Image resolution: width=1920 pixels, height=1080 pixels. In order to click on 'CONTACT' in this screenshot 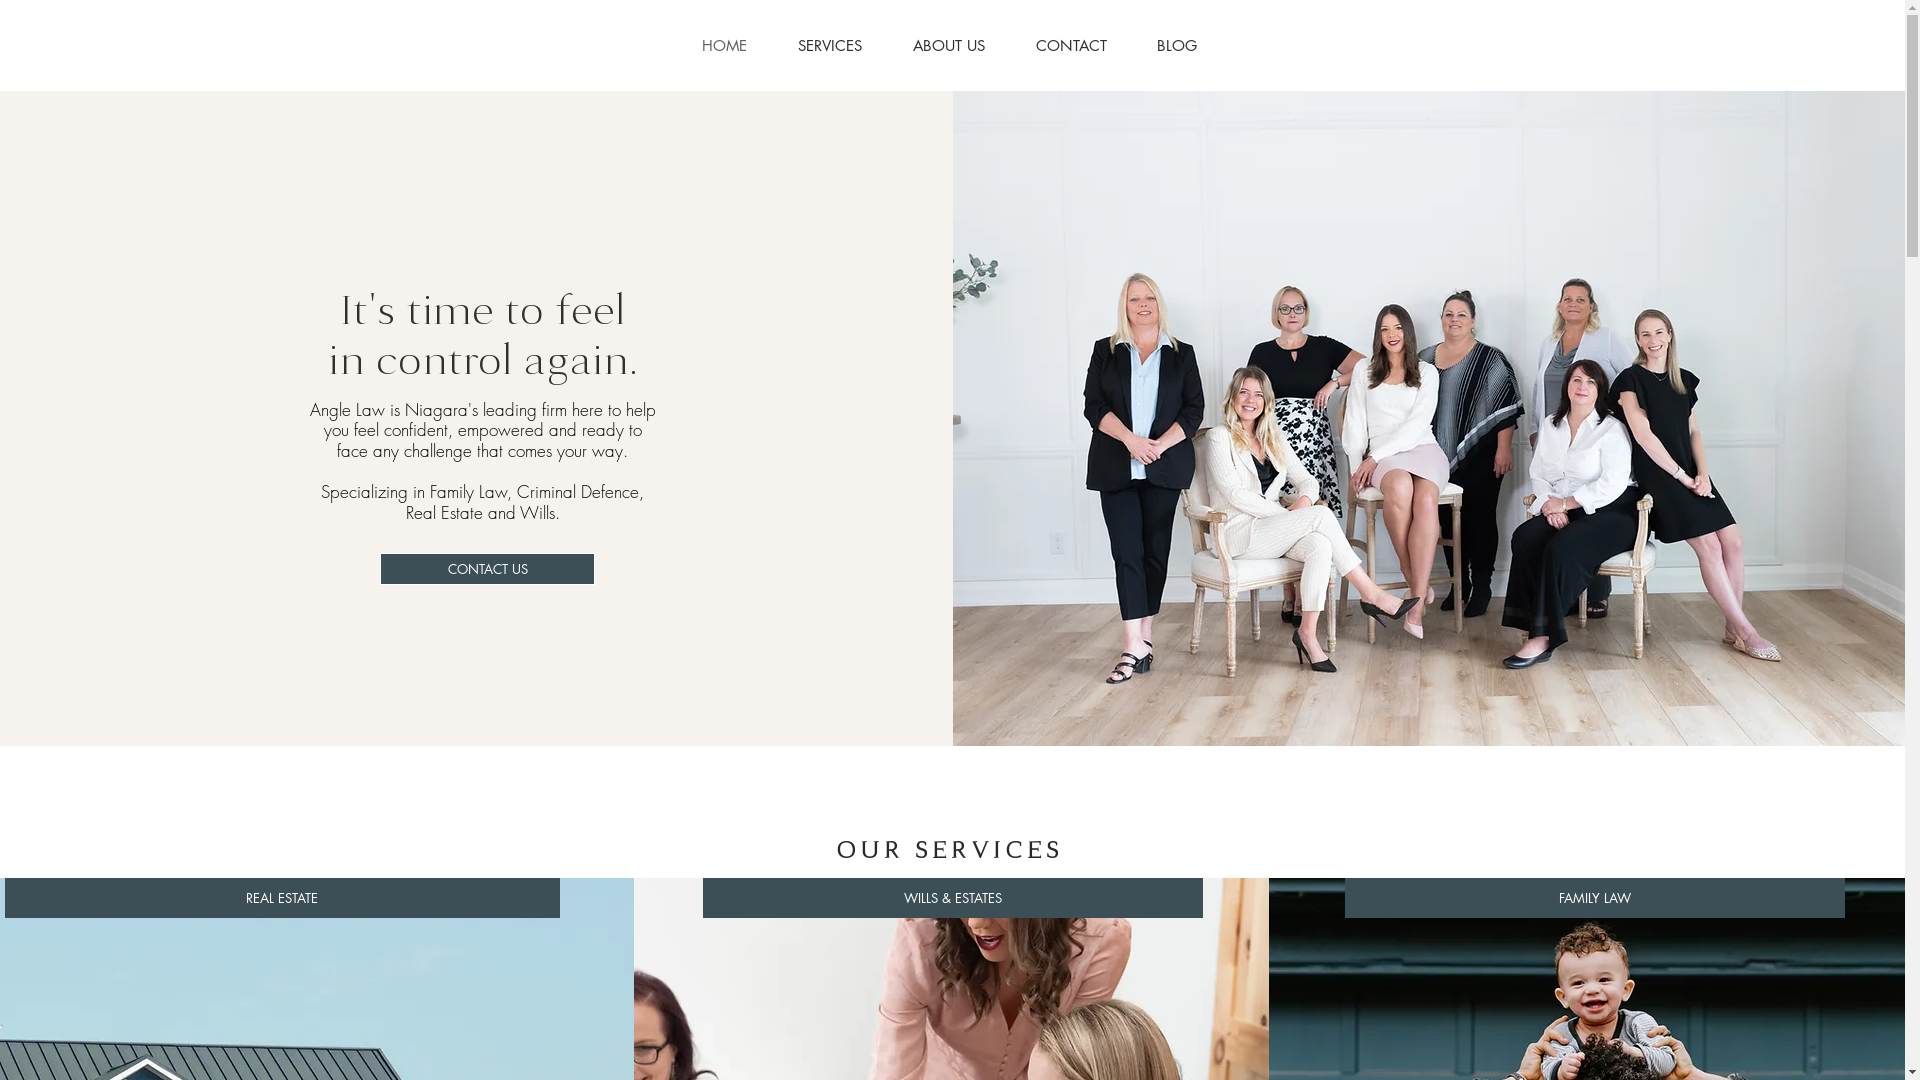, I will do `click(1069, 45)`.